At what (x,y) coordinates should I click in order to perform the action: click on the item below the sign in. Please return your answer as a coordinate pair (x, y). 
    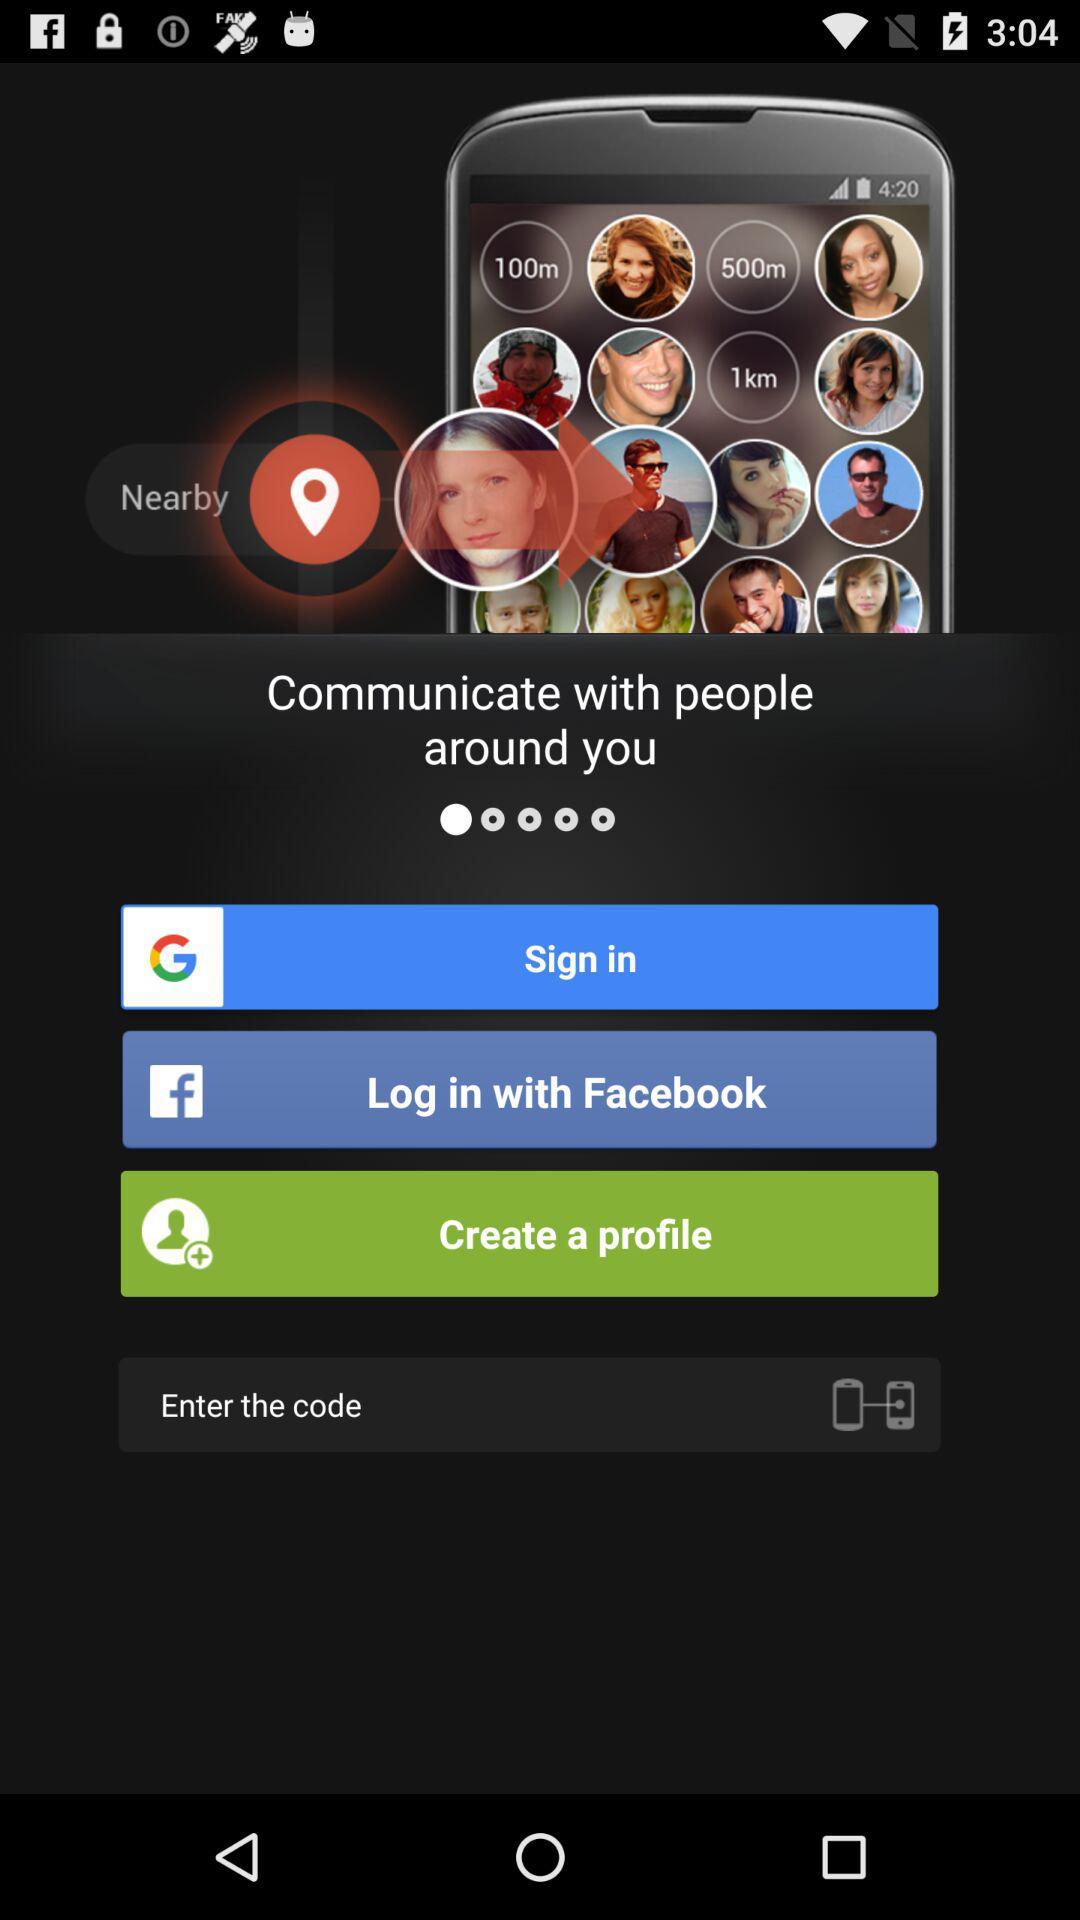
    Looking at the image, I should click on (528, 1090).